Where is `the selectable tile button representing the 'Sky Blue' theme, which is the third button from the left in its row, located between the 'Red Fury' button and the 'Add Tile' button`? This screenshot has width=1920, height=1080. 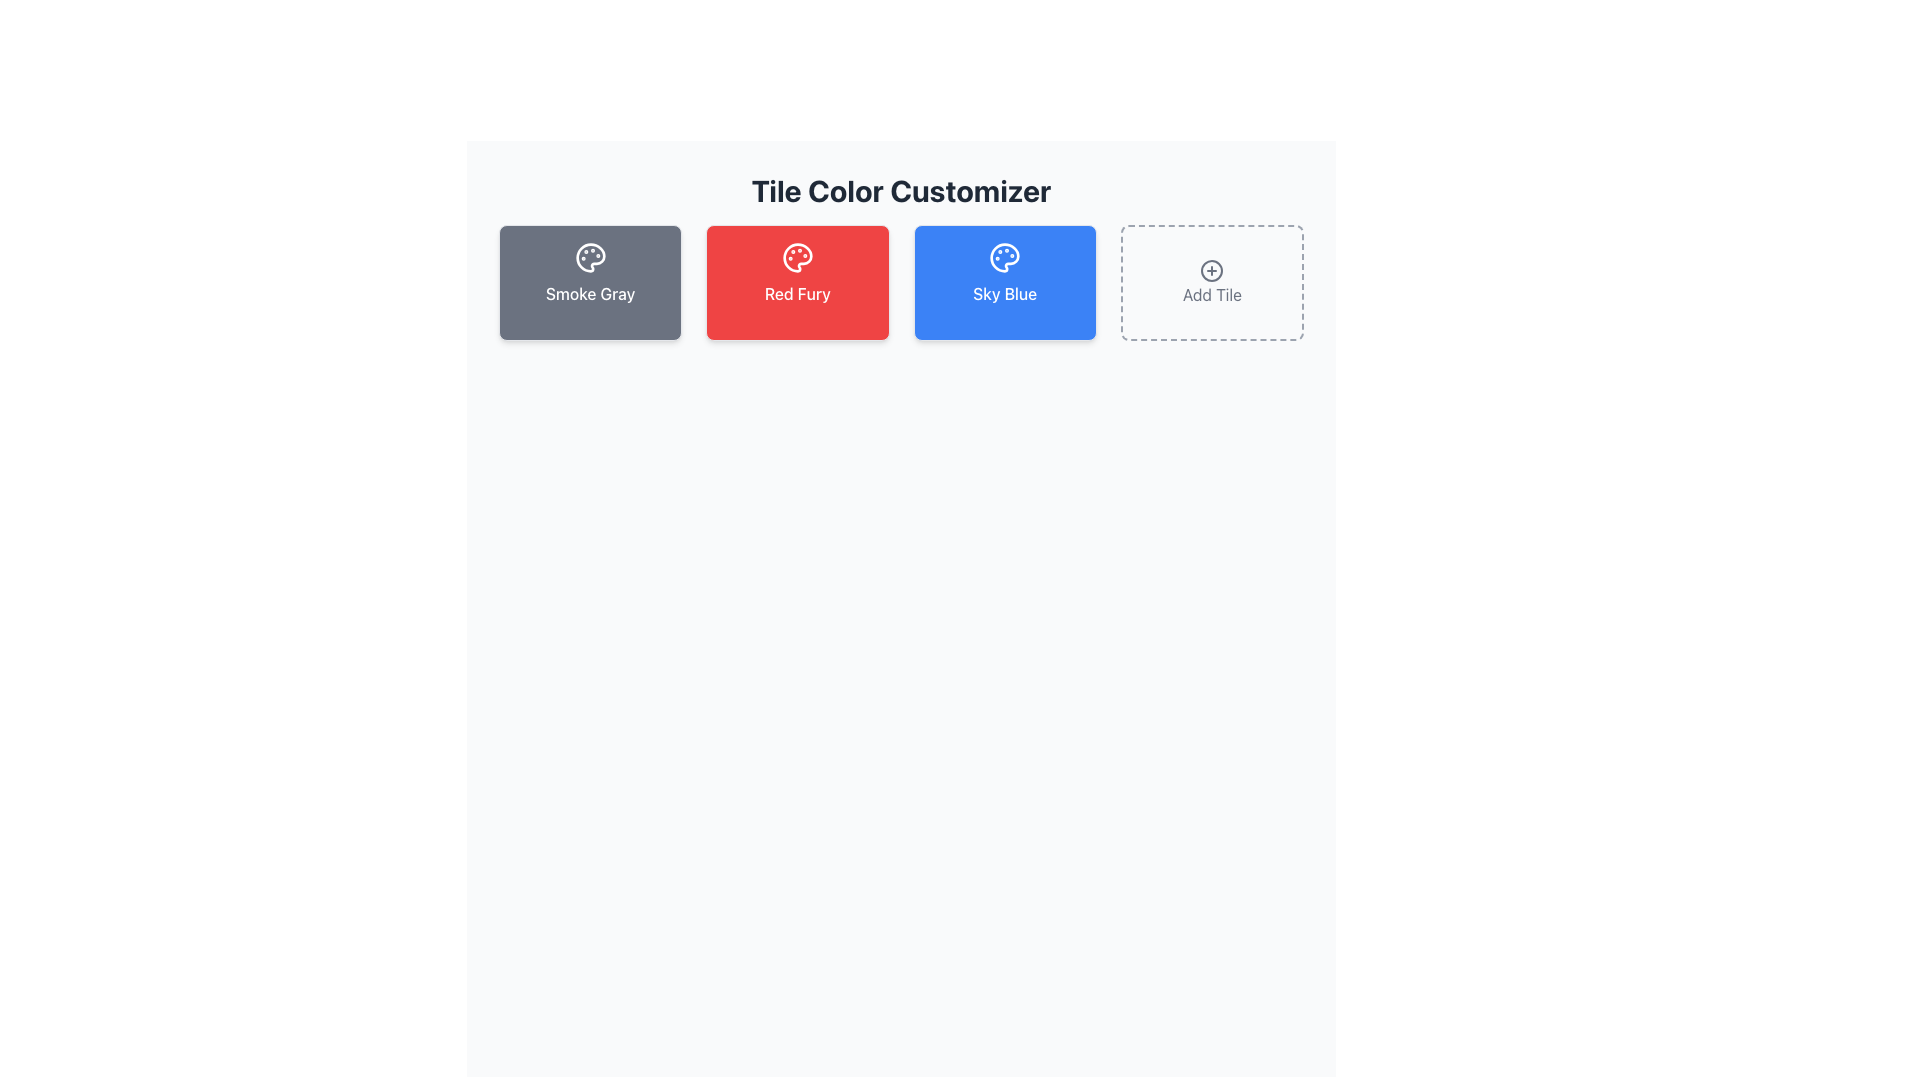 the selectable tile button representing the 'Sky Blue' theme, which is the third button from the left in its row, located between the 'Red Fury' button and the 'Add Tile' button is located at coordinates (1005, 282).